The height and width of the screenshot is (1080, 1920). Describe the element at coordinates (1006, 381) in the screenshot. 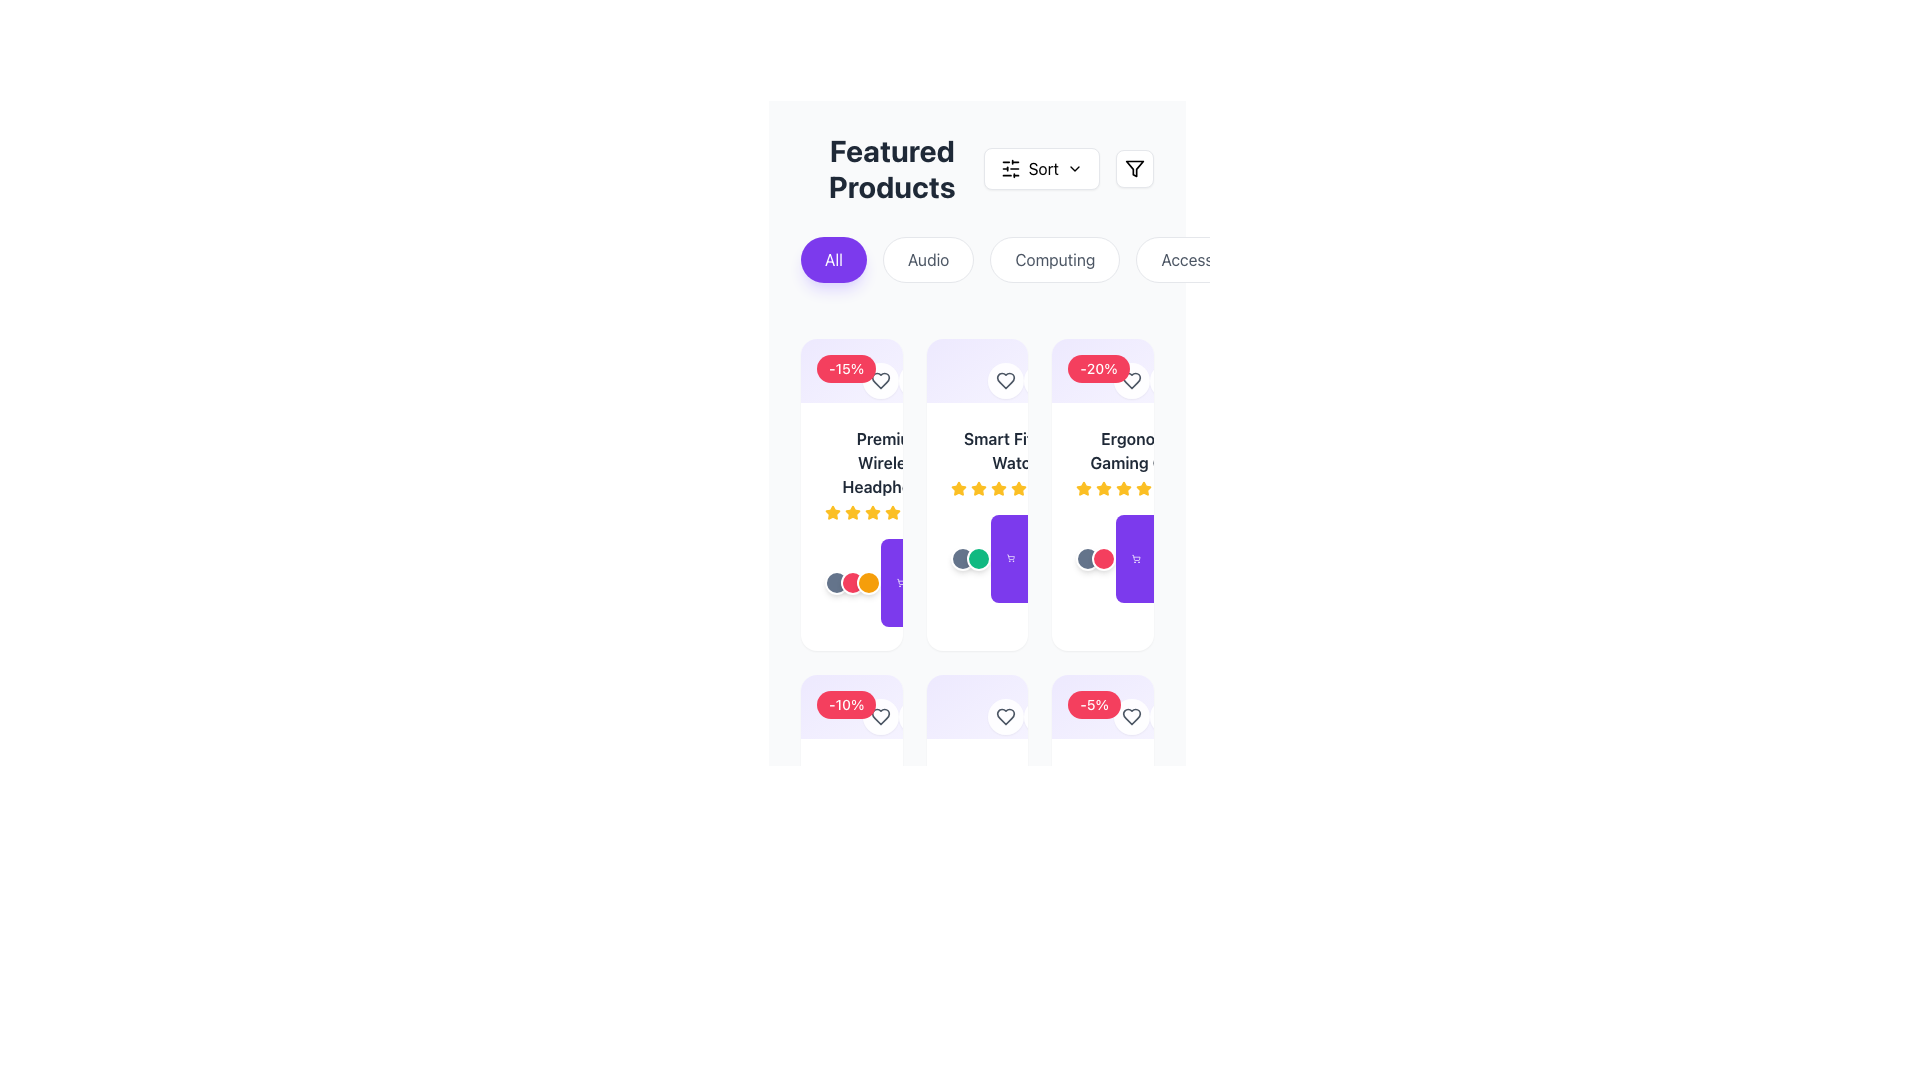

I see `the heart-shaped icon within the circular button` at that location.